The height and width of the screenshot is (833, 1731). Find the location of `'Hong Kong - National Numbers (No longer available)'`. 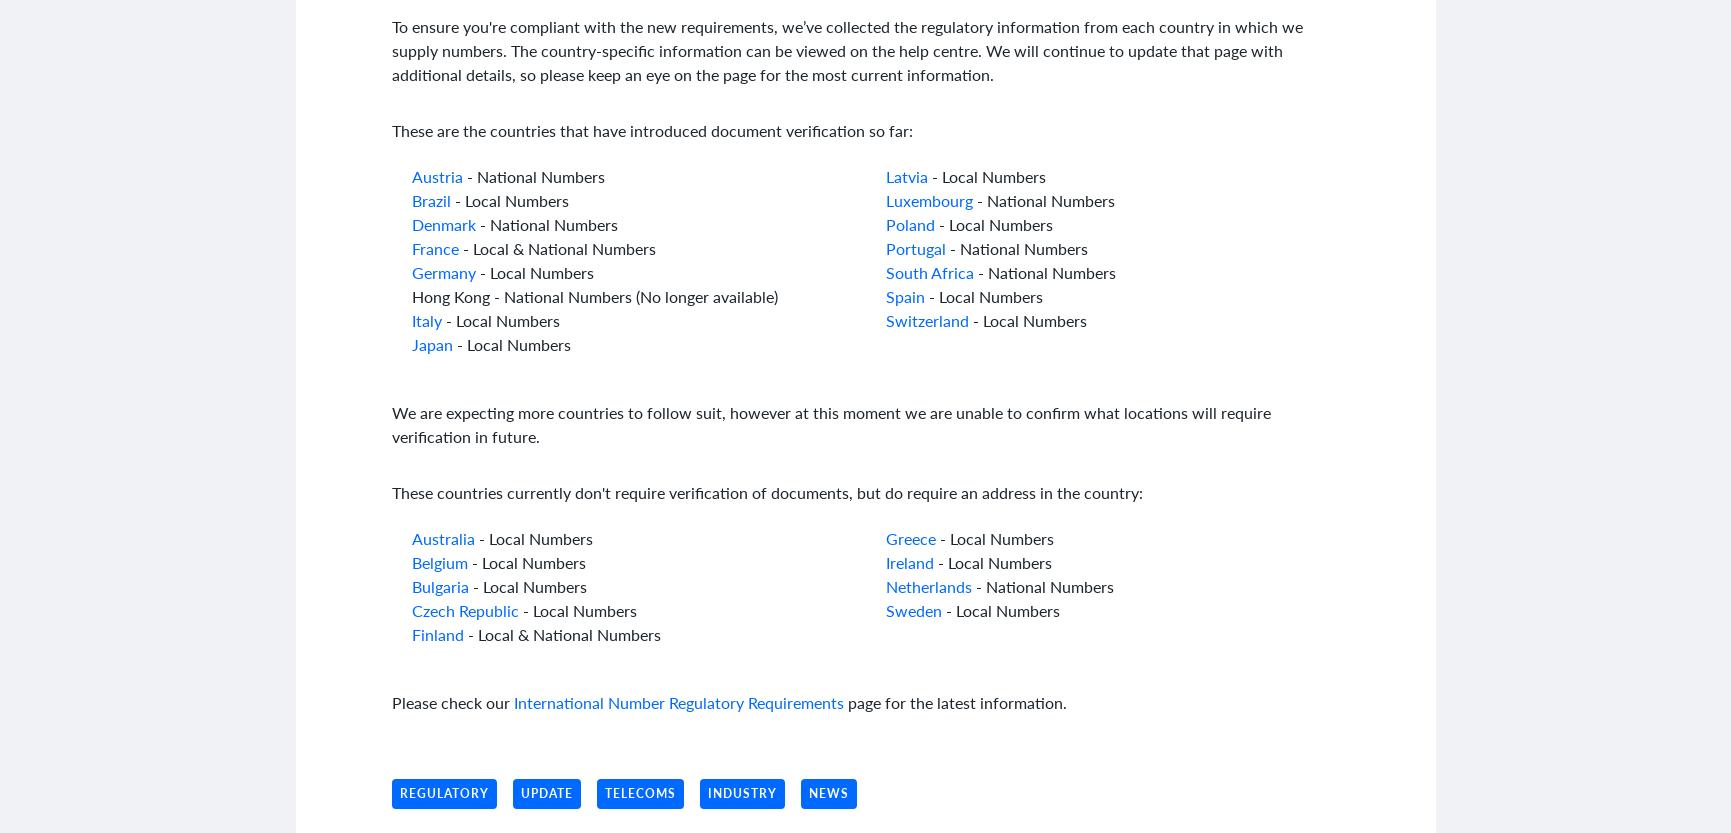

'Hong Kong - National Numbers (No longer available)' is located at coordinates (593, 296).